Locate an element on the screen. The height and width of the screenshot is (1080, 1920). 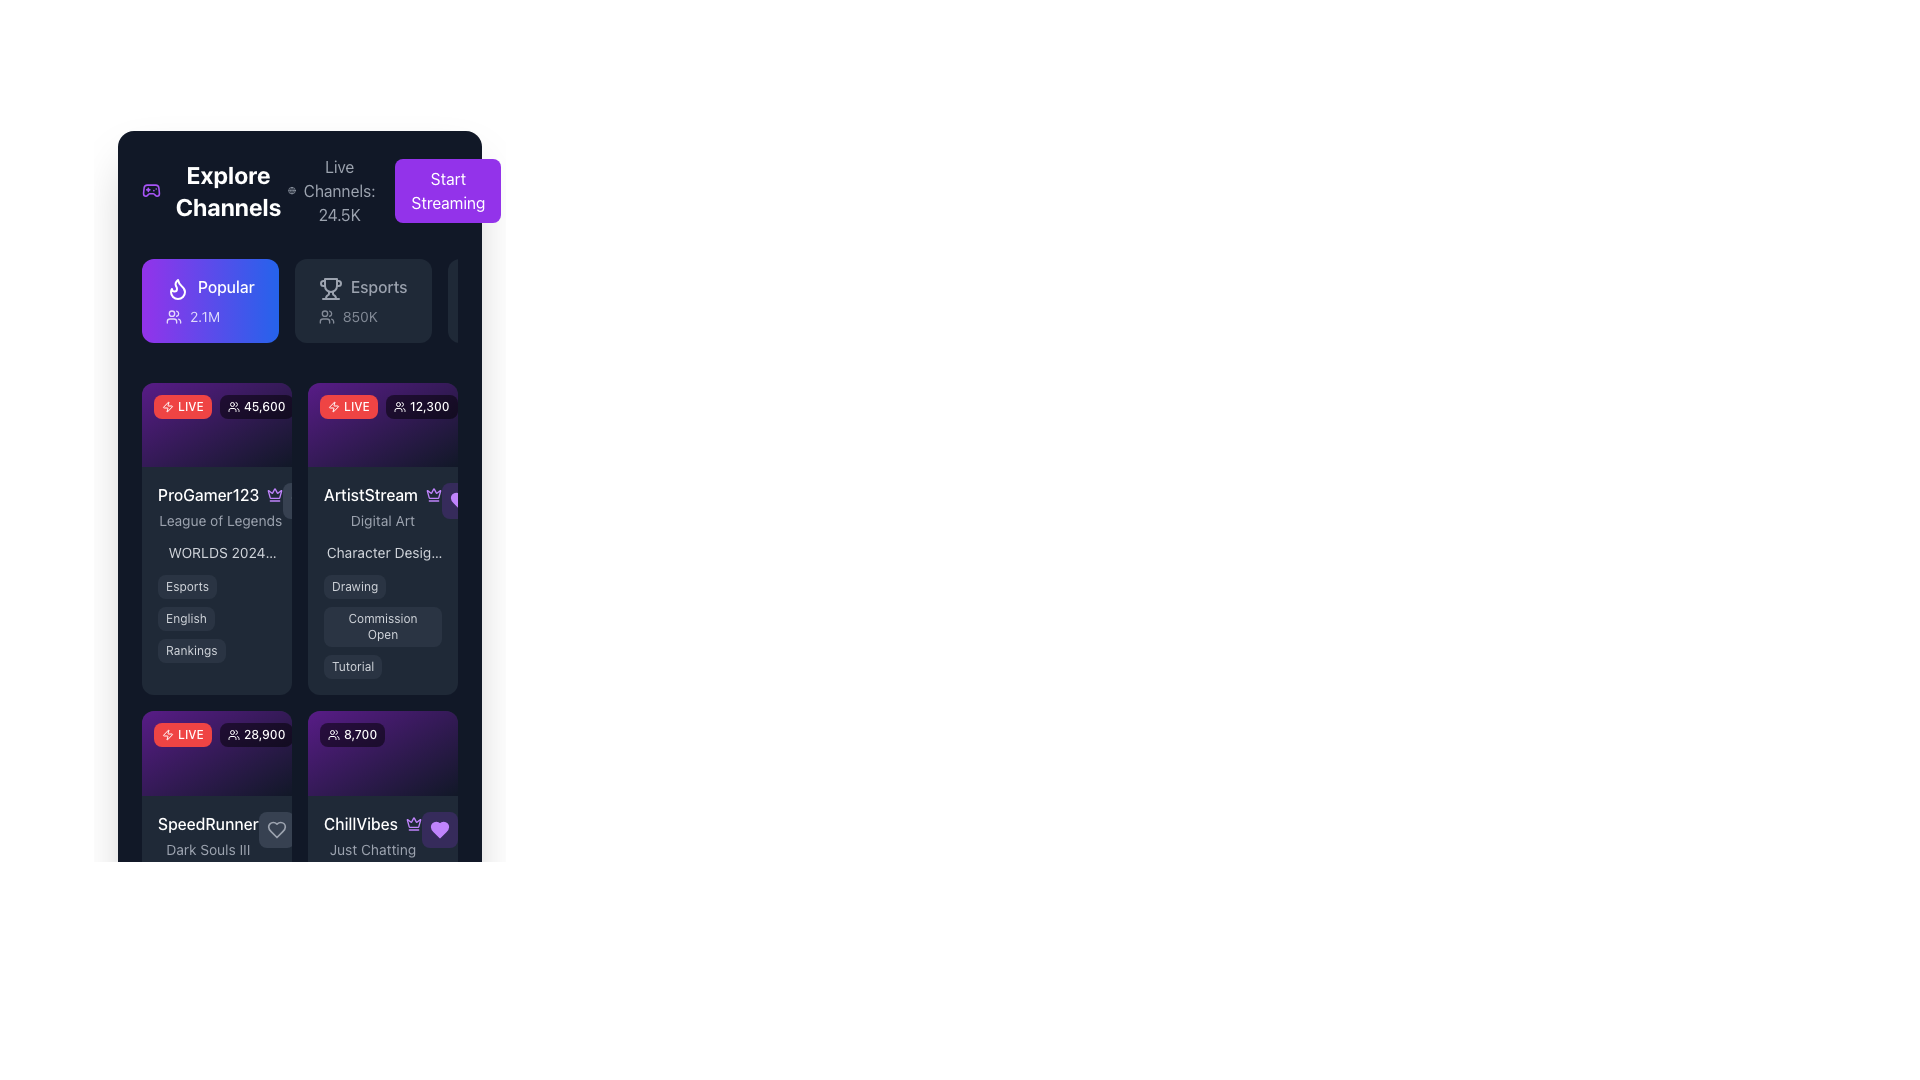
the 'Popular' button with a flame icon and the text 'Popular' in bold, located at the top-left corner of the horizontally scrollable list of categories is located at coordinates (210, 300).